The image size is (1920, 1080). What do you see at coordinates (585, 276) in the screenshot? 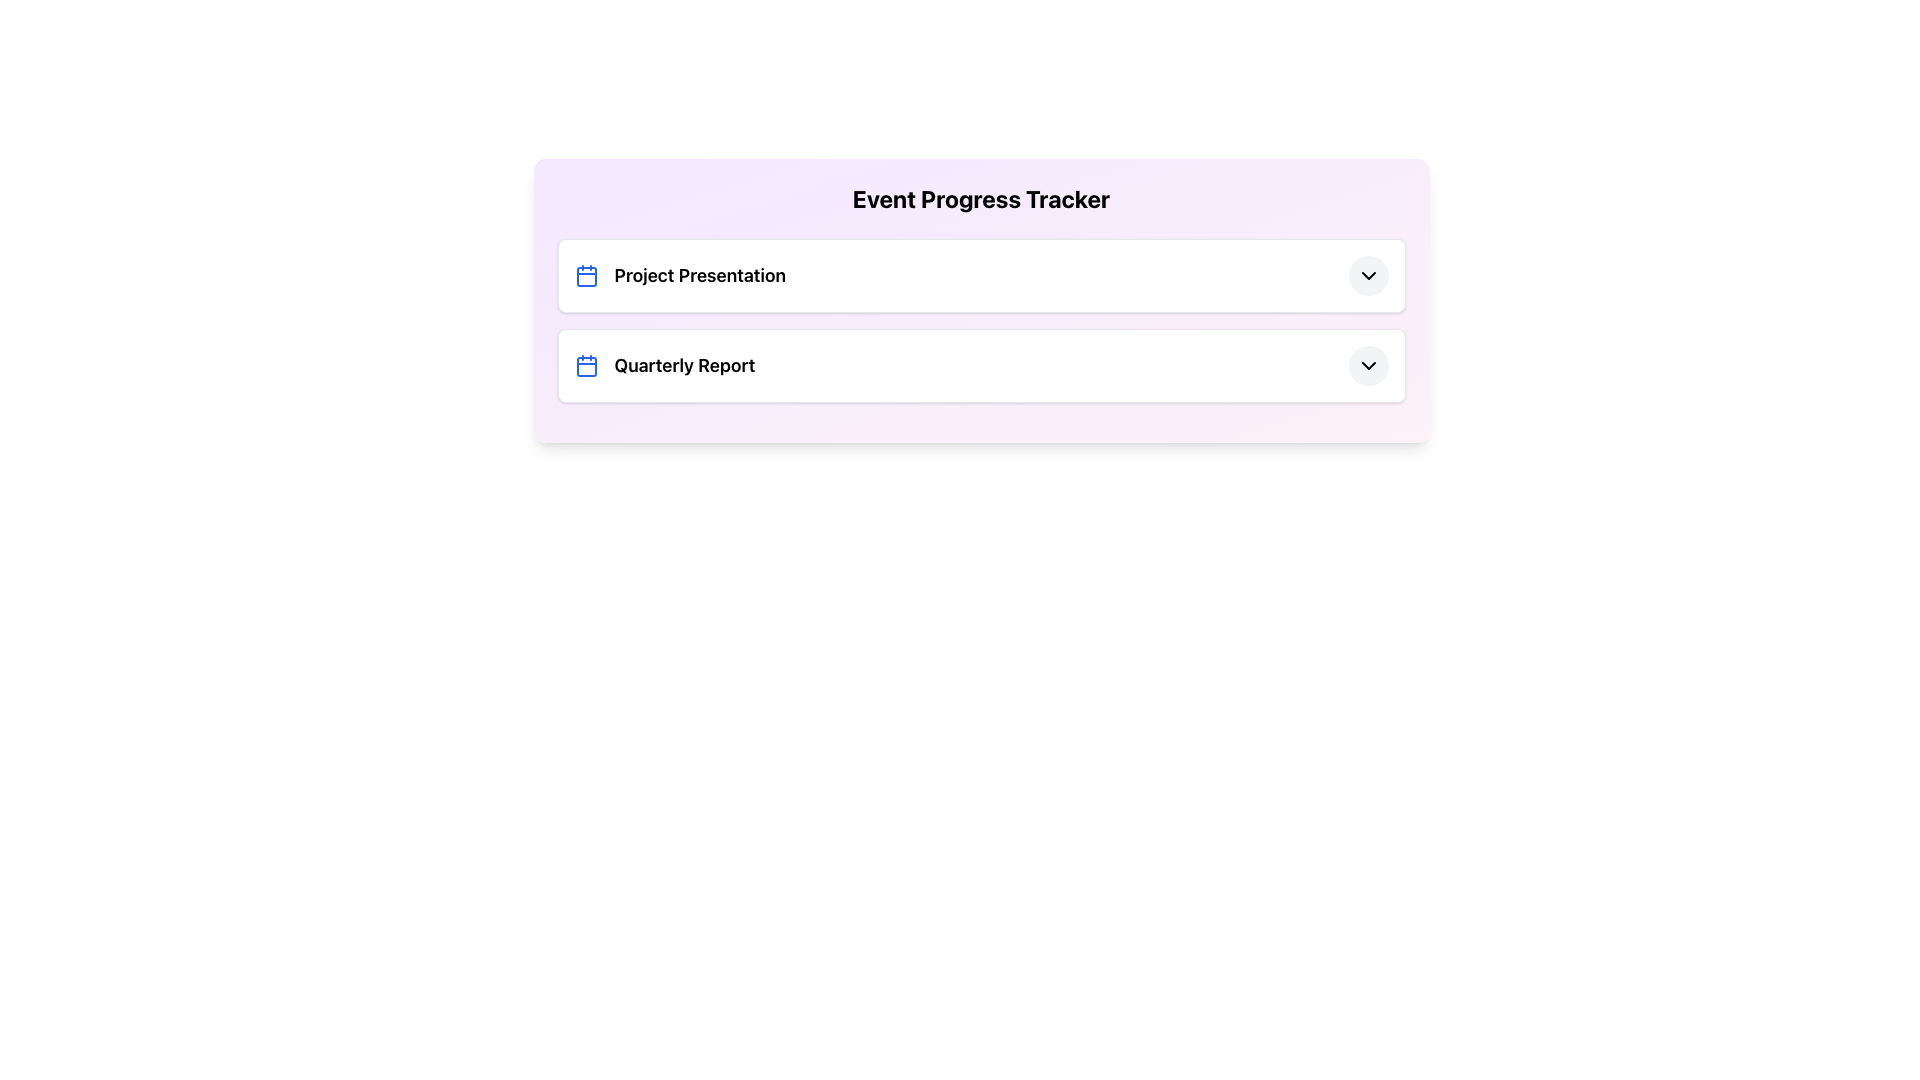
I see `the blue calendar icon, which is a minimalistic SVG icon located to the left of the text 'Project Presentation' in the first row of the list` at bounding box center [585, 276].